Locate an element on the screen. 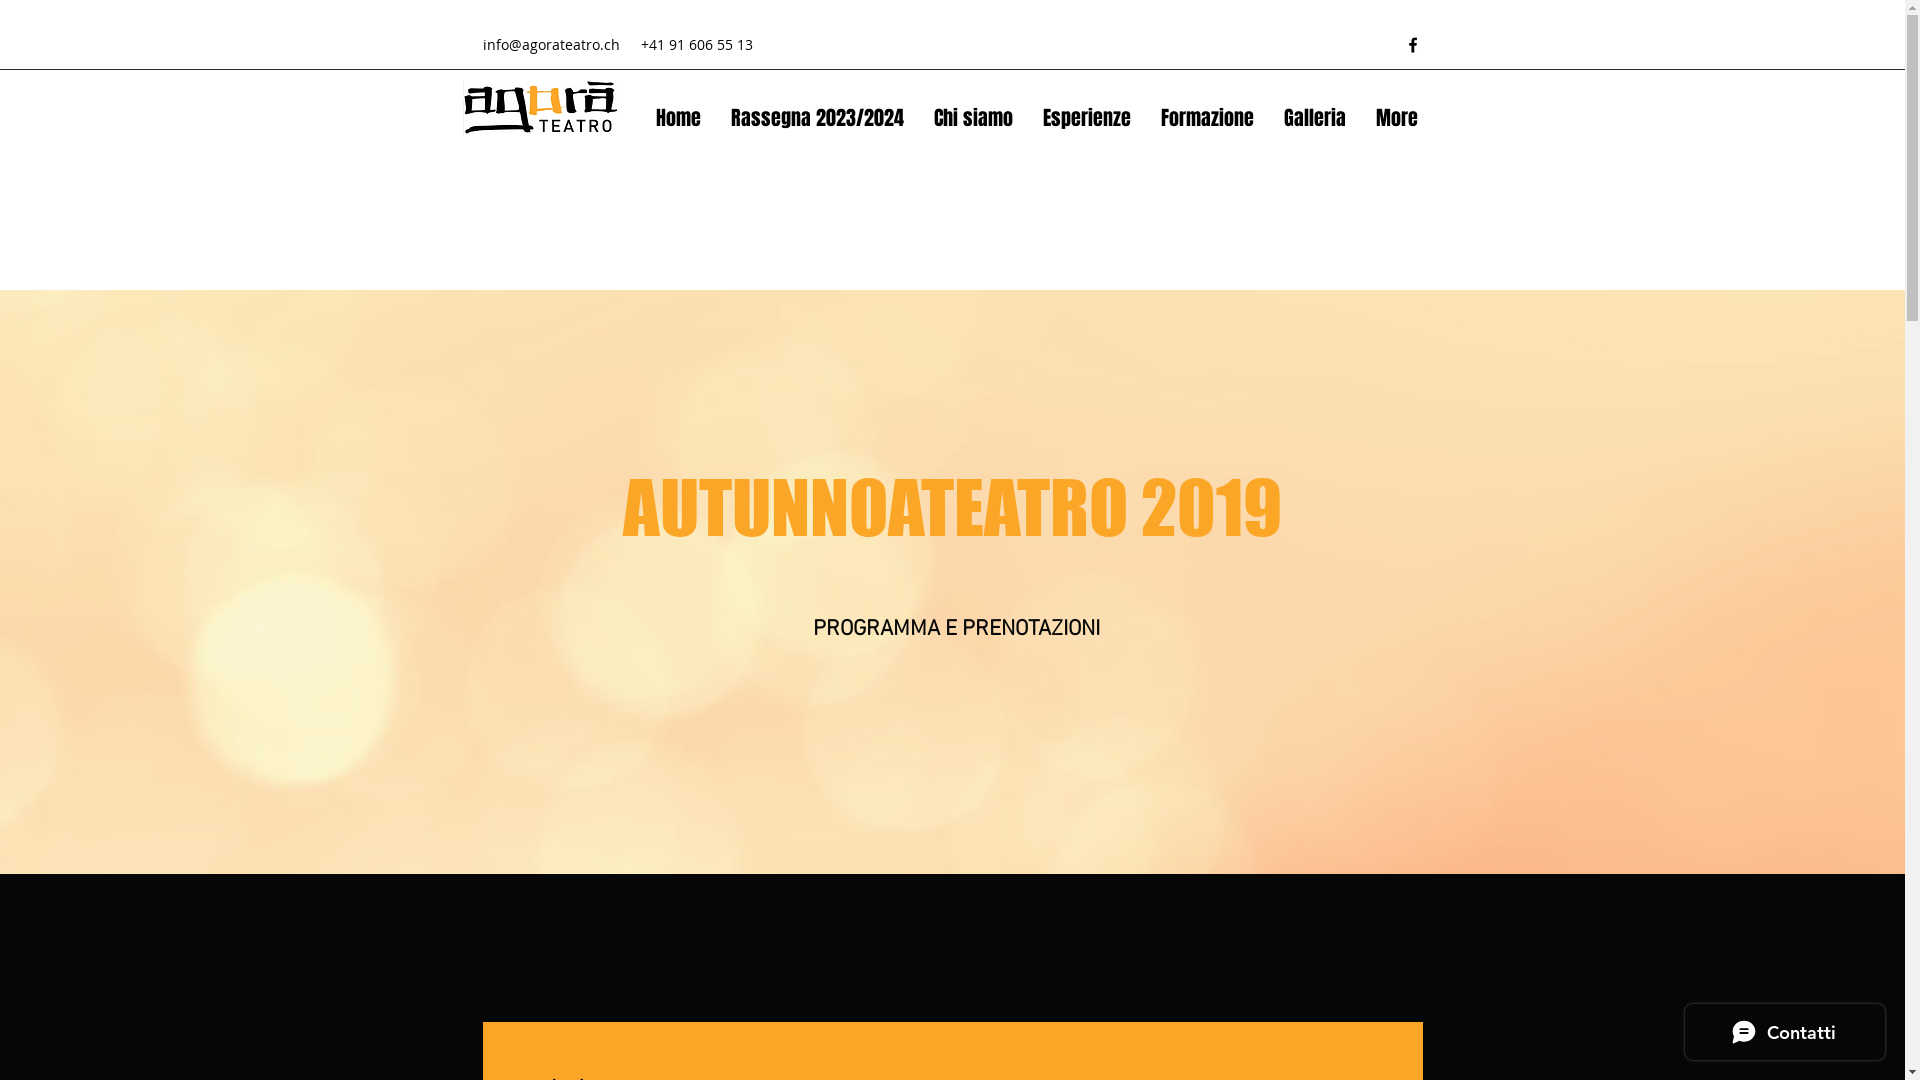 This screenshot has width=1920, height=1080. 'Rassegna 2023/2024' is located at coordinates (817, 118).